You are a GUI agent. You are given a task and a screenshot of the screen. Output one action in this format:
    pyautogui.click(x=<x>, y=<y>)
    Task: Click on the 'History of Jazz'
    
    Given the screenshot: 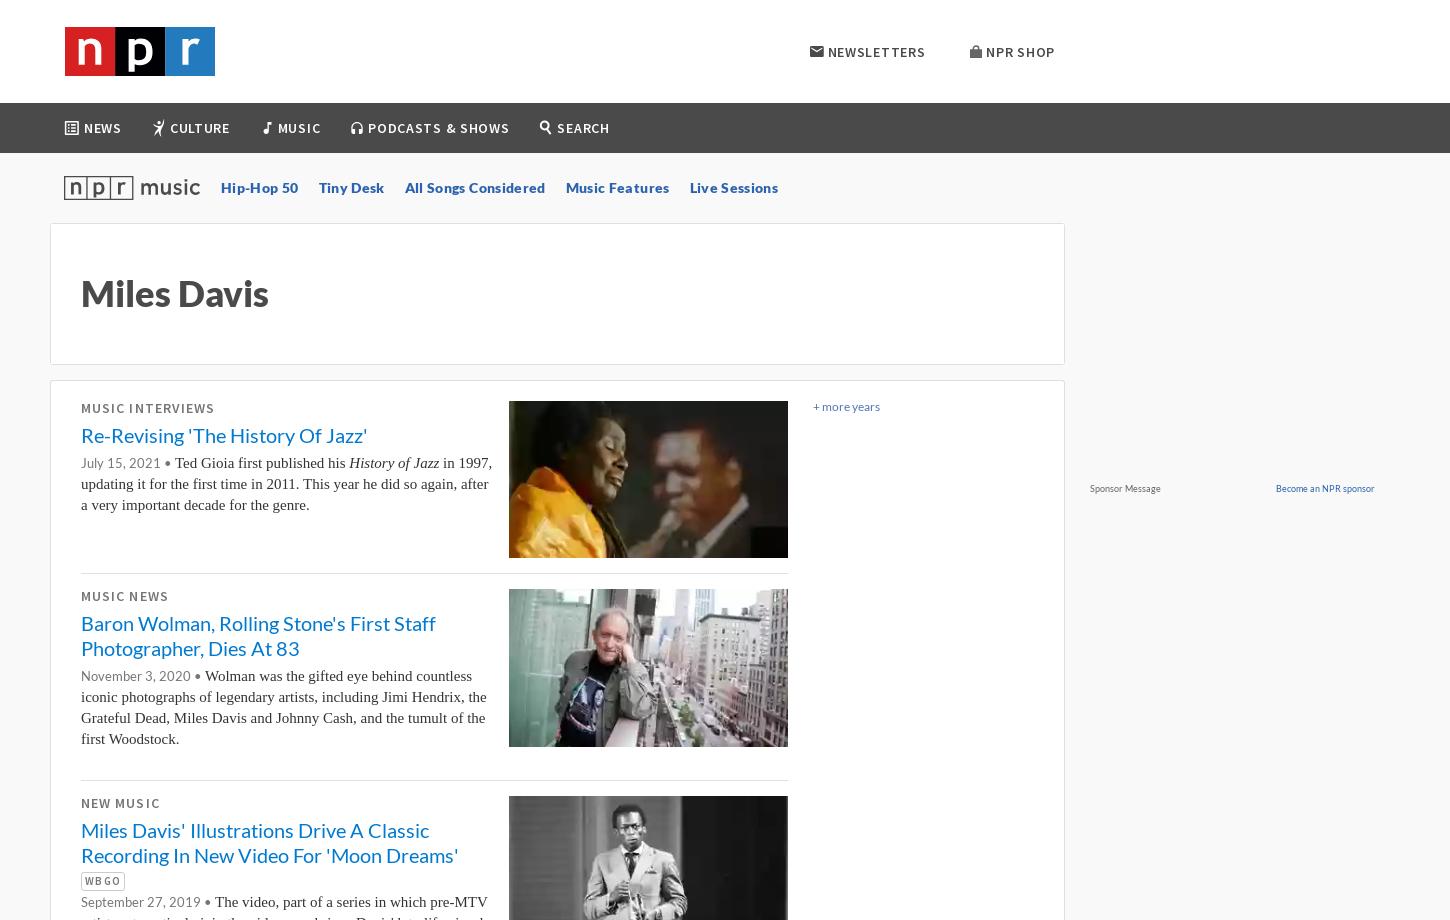 What is the action you would take?
    pyautogui.click(x=392, y=463)
    